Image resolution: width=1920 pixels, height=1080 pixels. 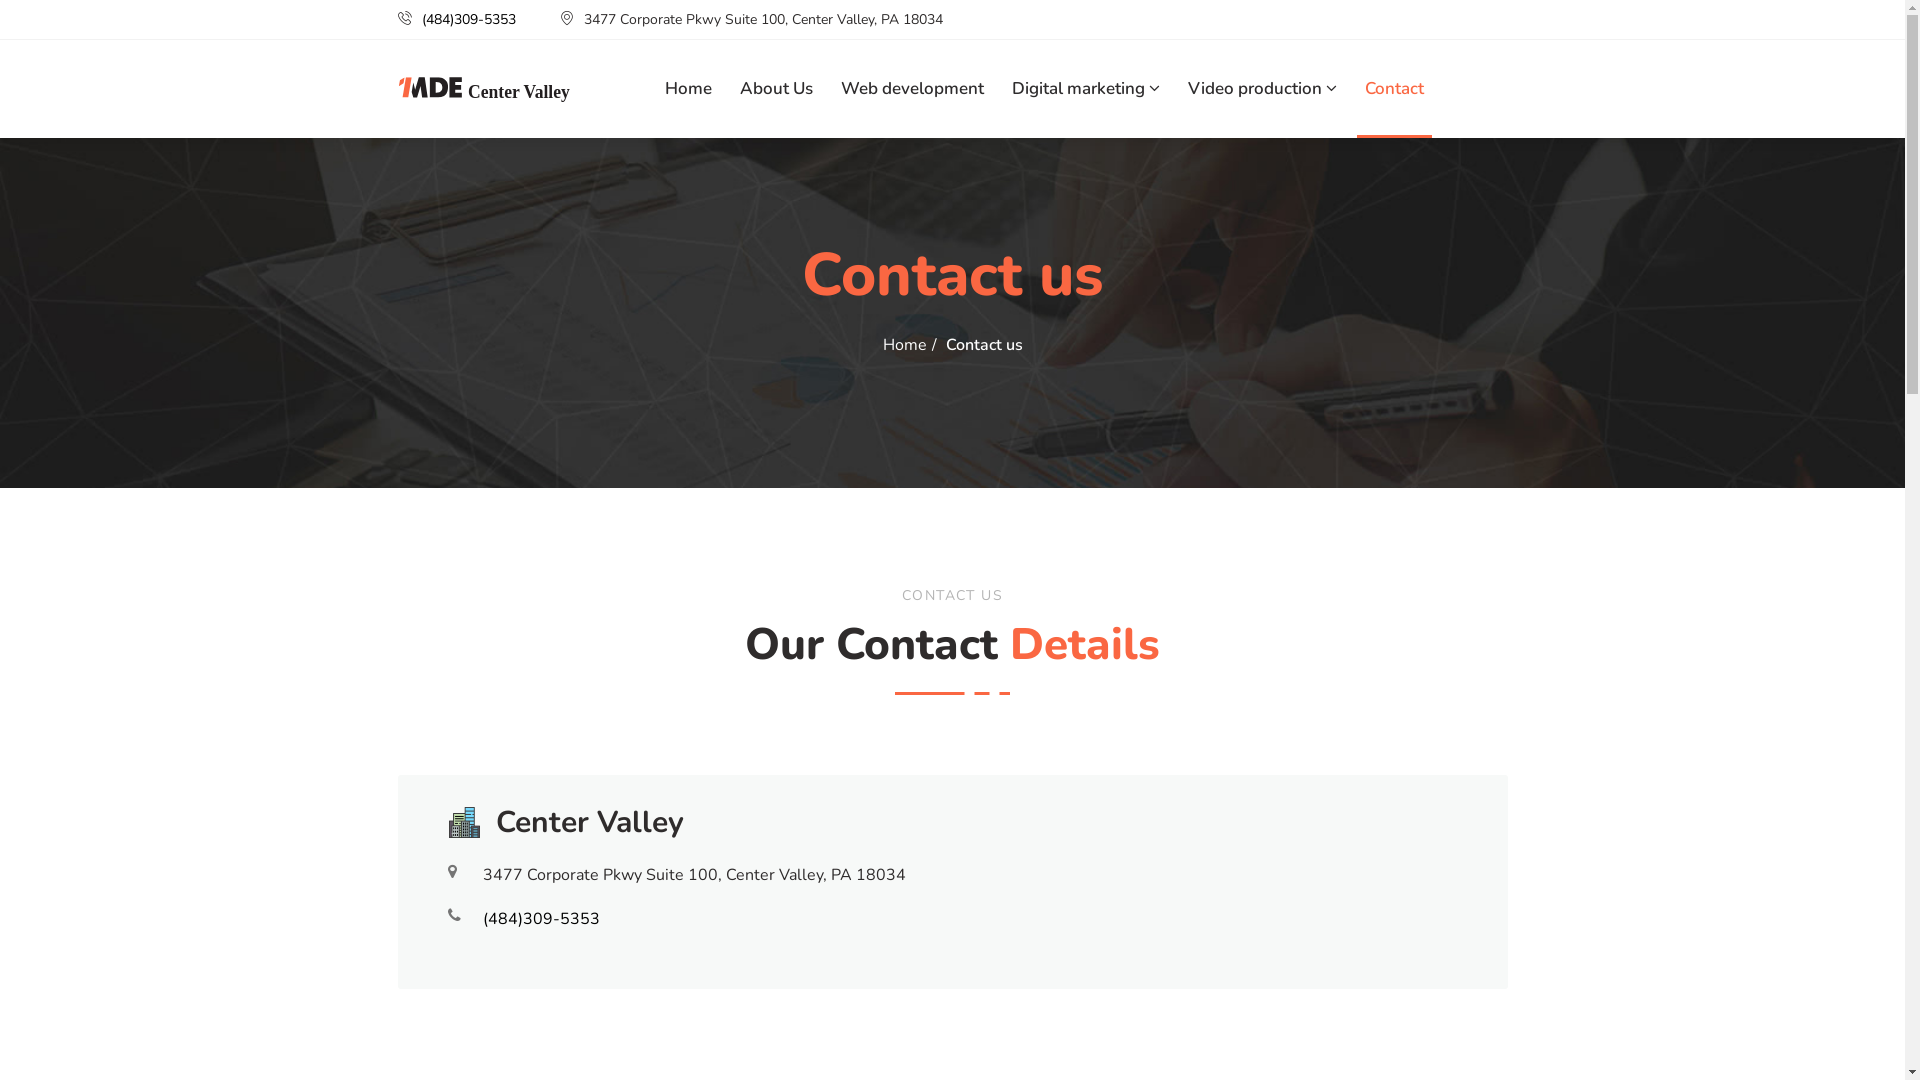 What do you see at coordinates (911, 87) in the screenshot?
I see `'Web development'` at bounding box center [911, 87].